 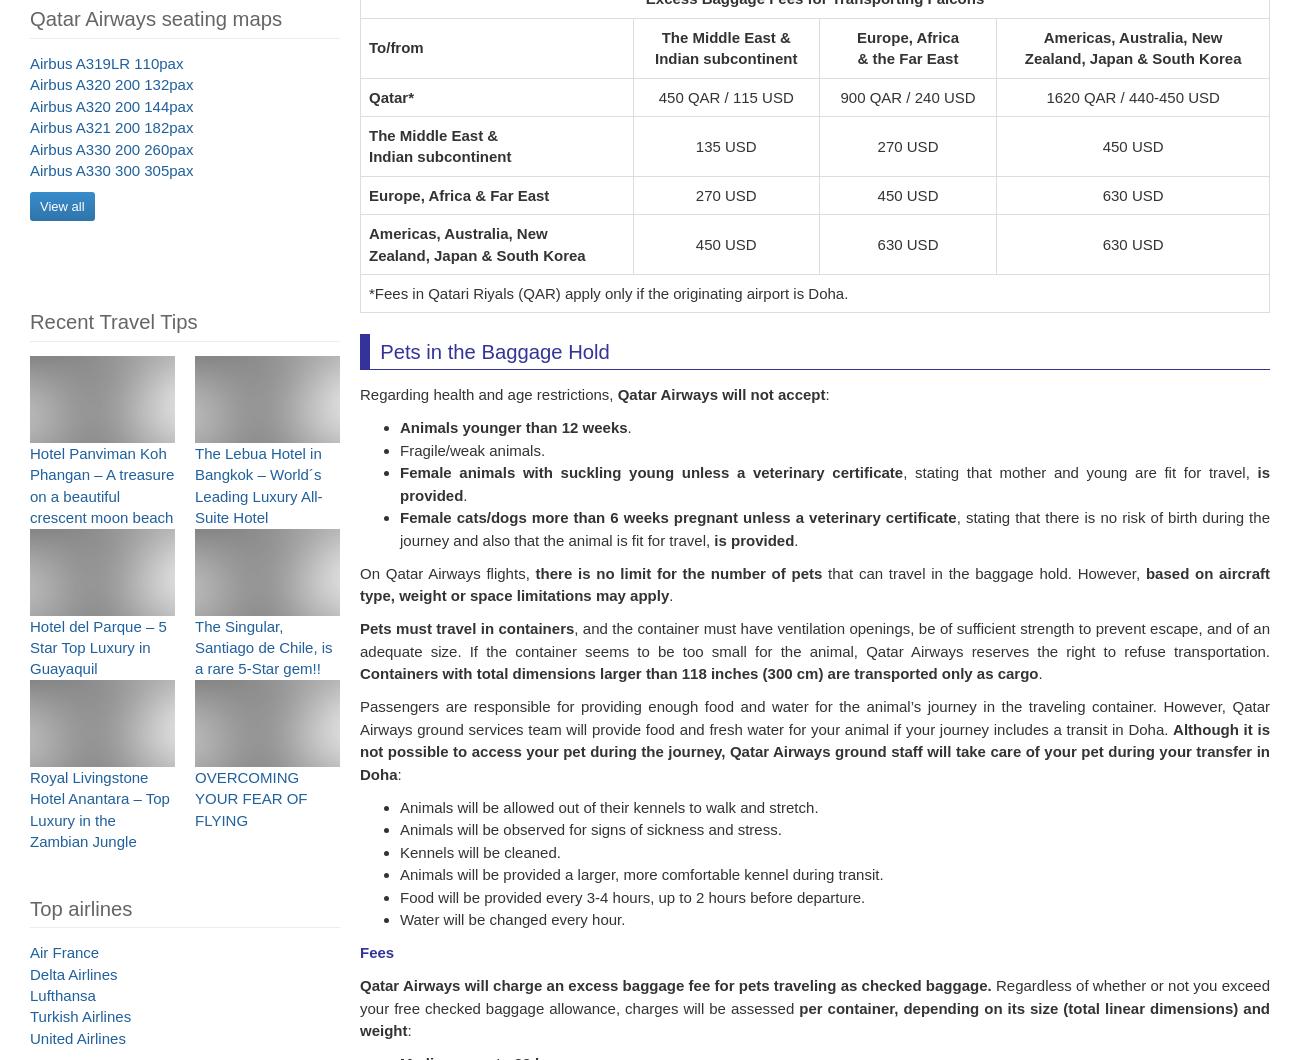 I want to click on 'Female animals with suckling young unless a veterinary certificate', so click(x=650, y=483).